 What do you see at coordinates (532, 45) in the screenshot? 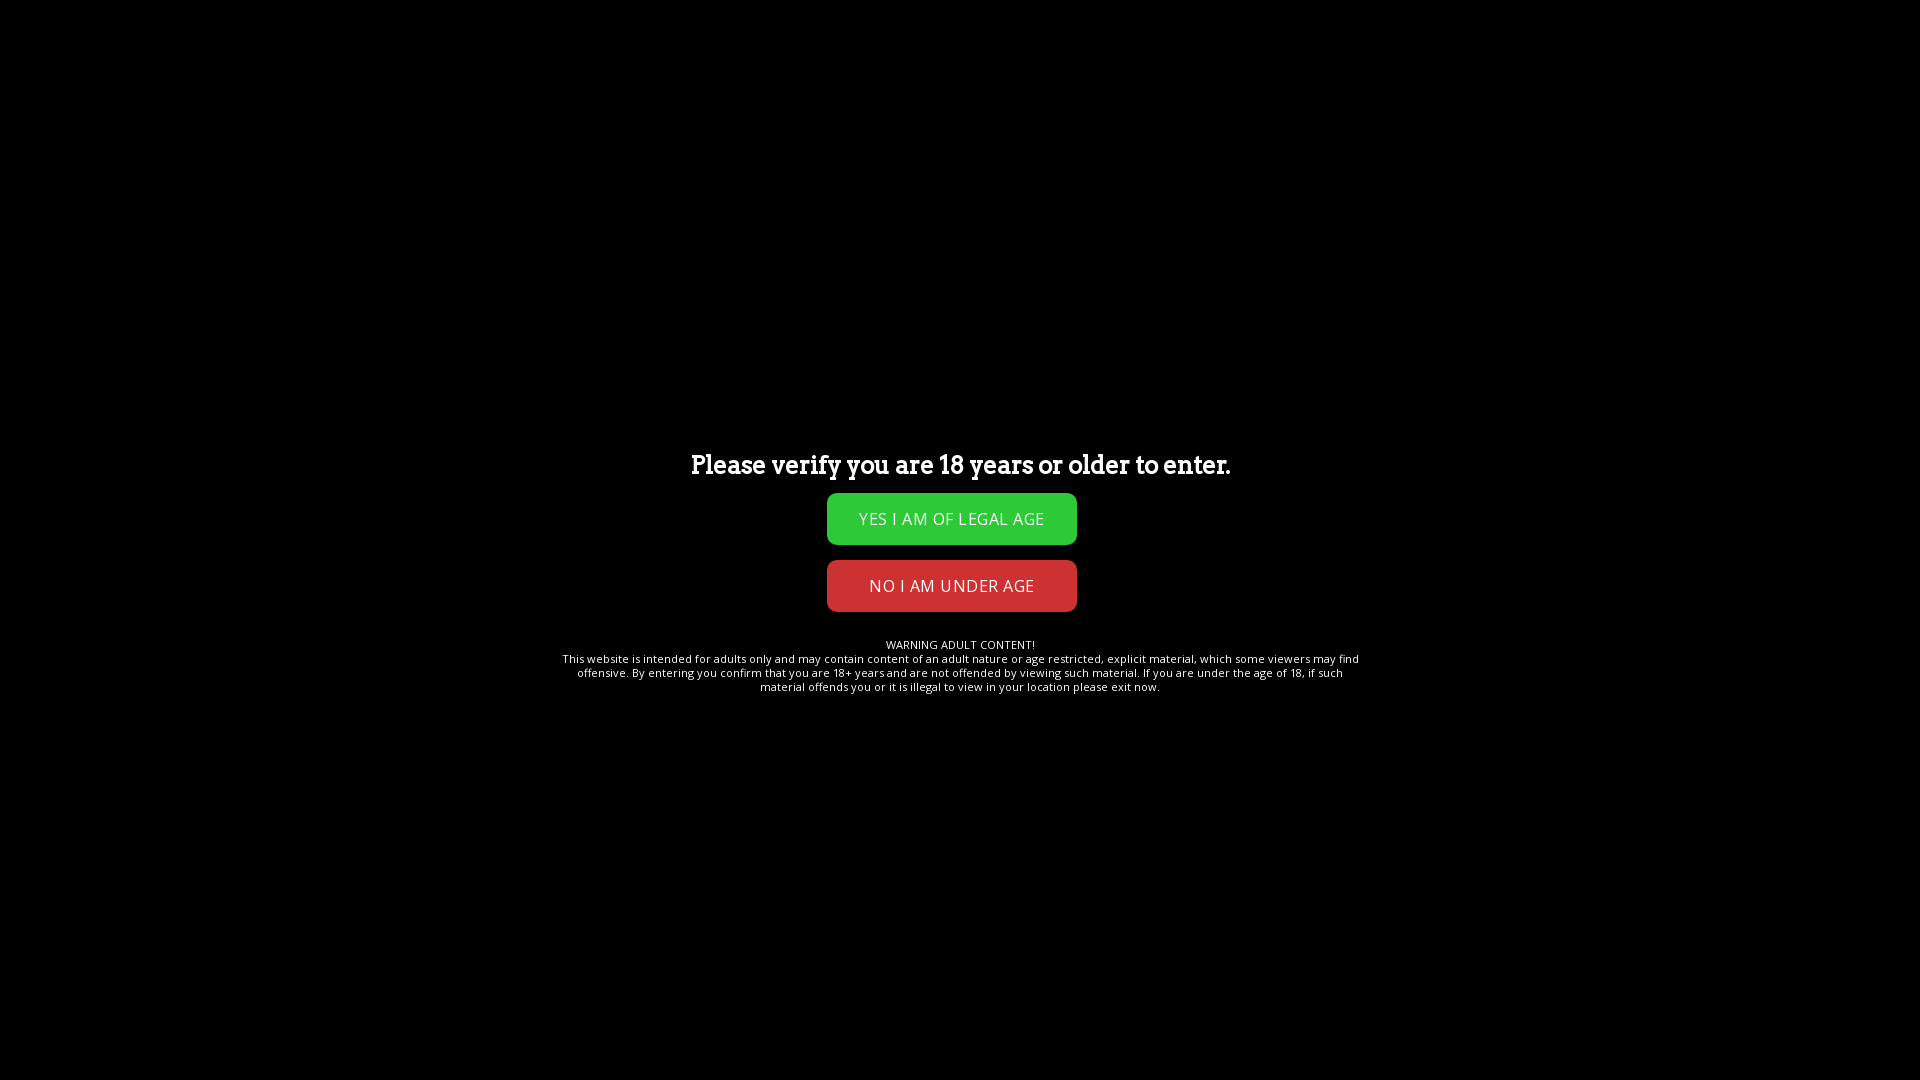
I see `'Search'` at bounding box center [532, 45].